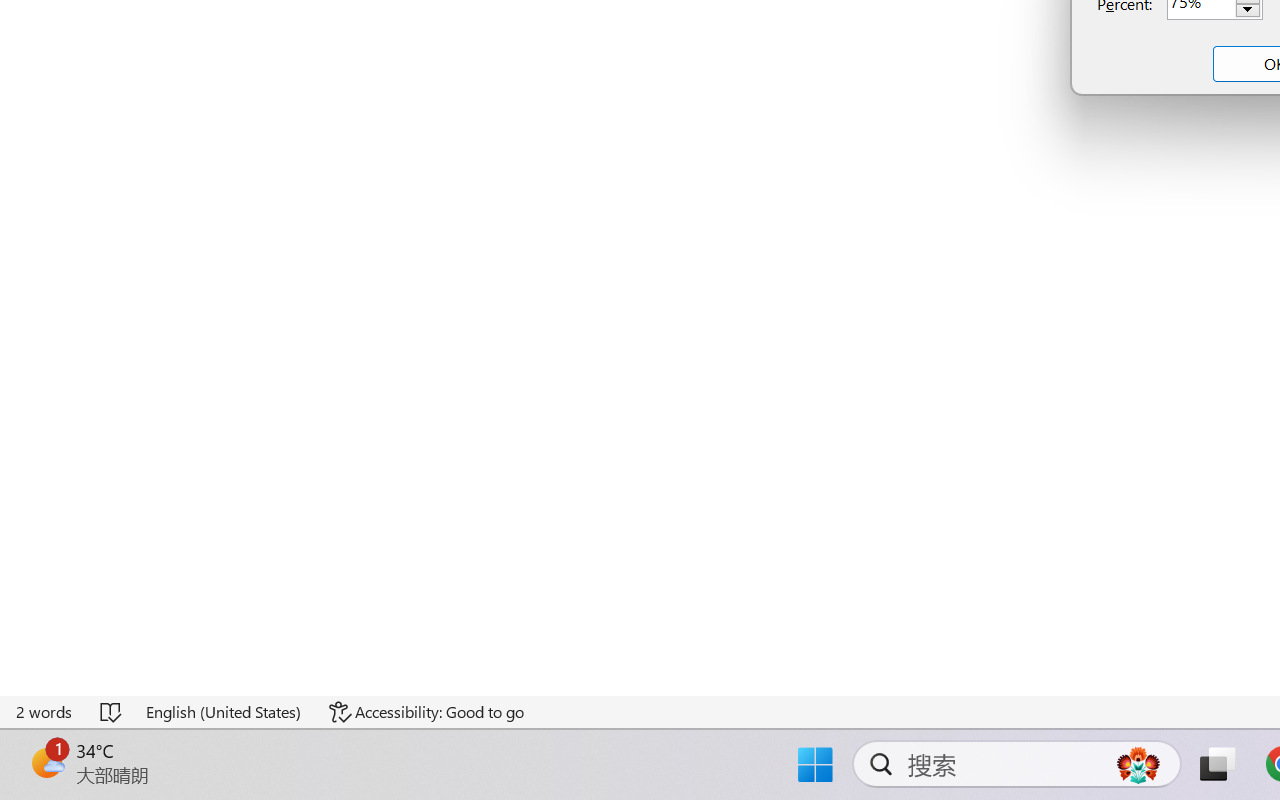  What do you see at coordinates (1138, 764) in the screenshot?
I see `'AutomationID: DynamicSearchBoxGleamImage'` at bounding box center [1138, 764].